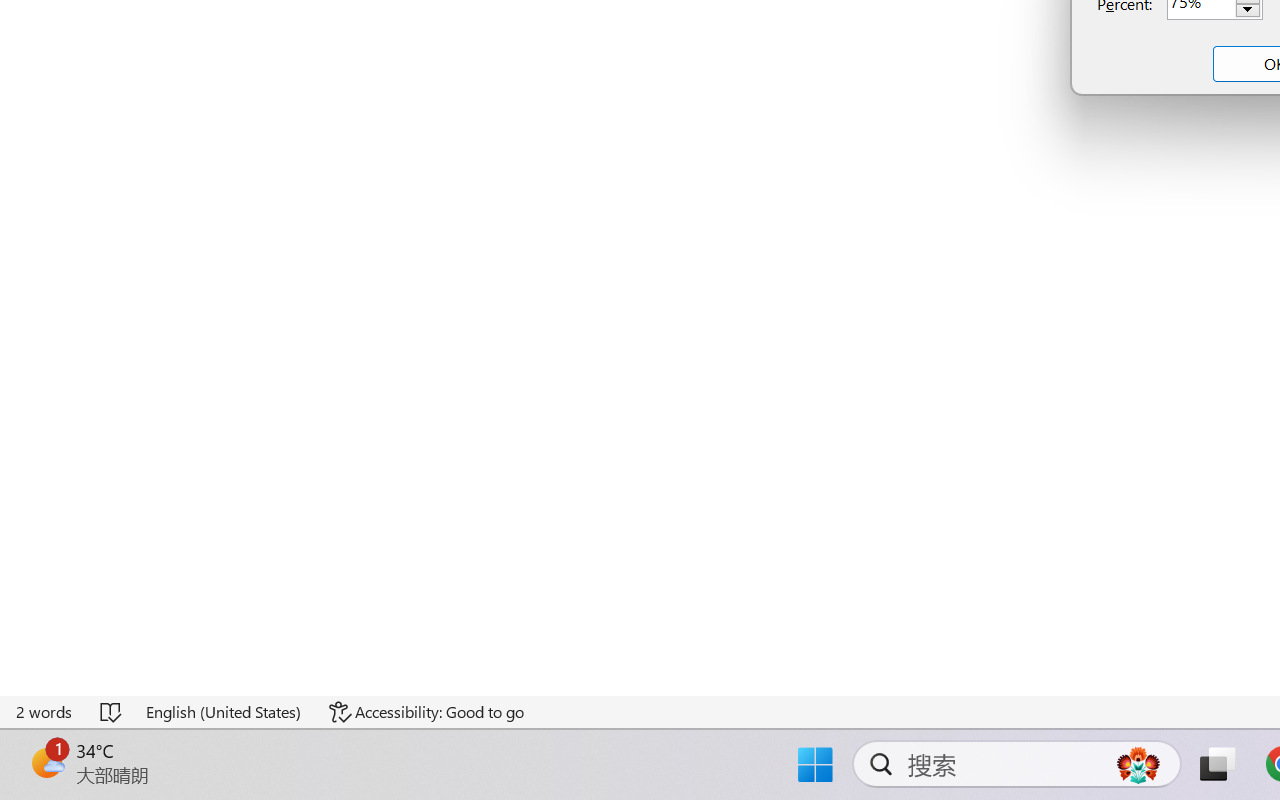  What do you see at coordinates (1138, 764) in the screenshot?
I see `'AutomationID: DynamicSearchBoxGleamImage'` at bounding box center [1138, 764].